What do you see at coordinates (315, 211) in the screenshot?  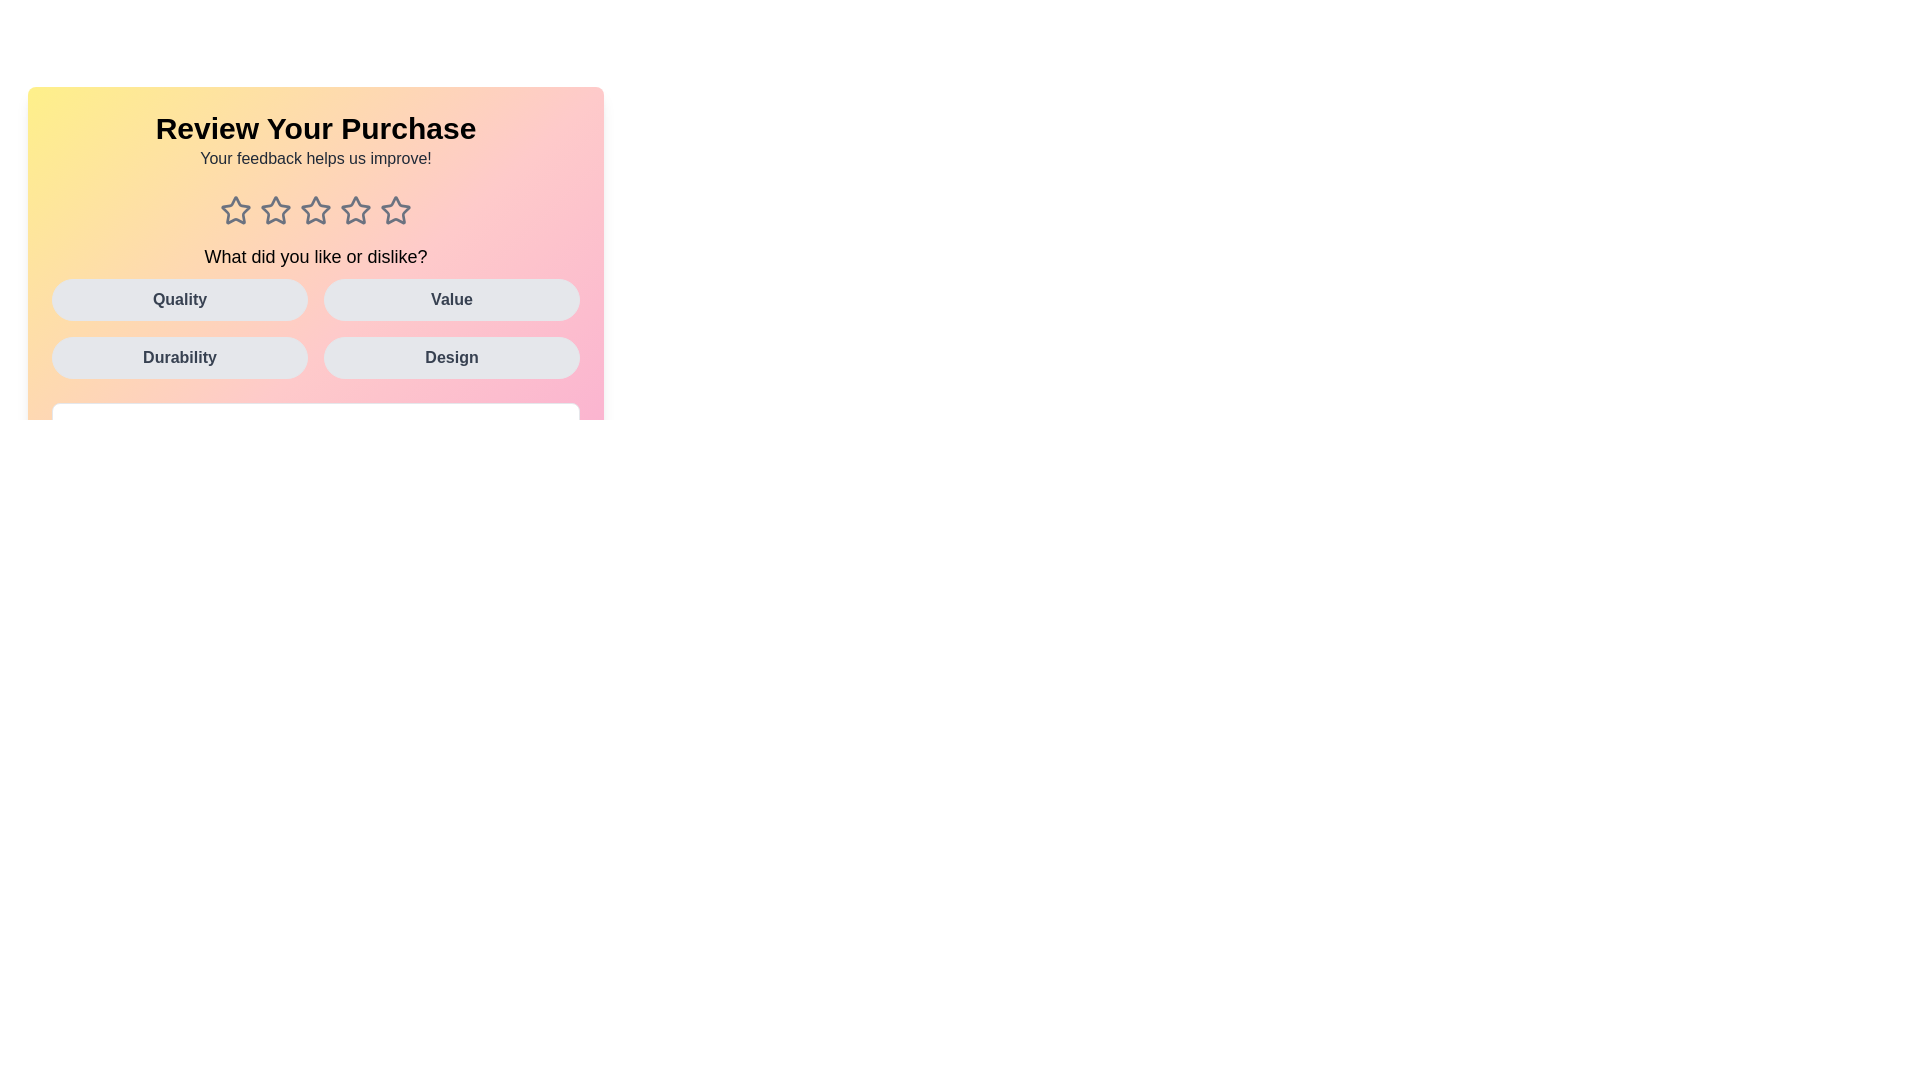 I see `the third star in the five-star rating system, which is located centrally below the text 'Your feedback helps us improve!'` at bounding box center [315, 211].